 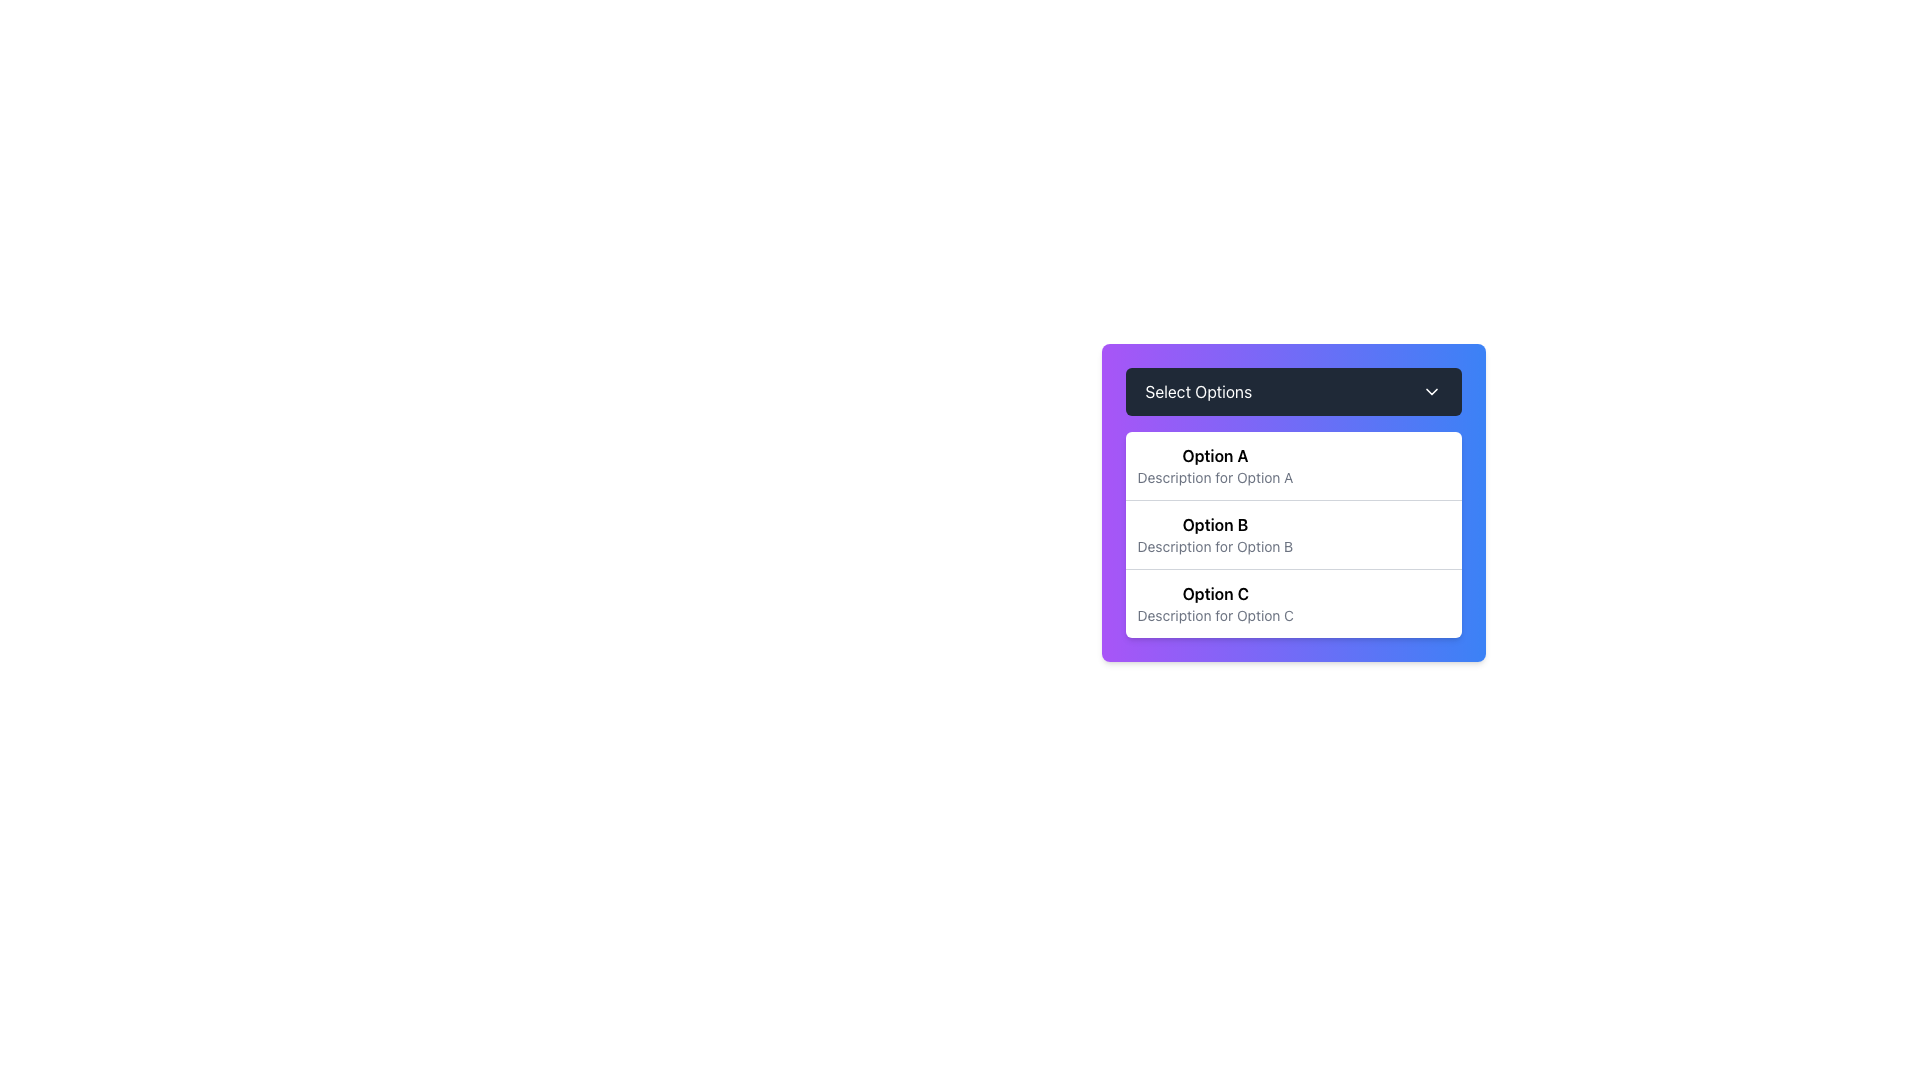 What do you see at coordinates (1293, 466) in the screenshot?
I see `the first selectable item 'Option A' in the dropdown menu` at bounding box center [1293, 466].